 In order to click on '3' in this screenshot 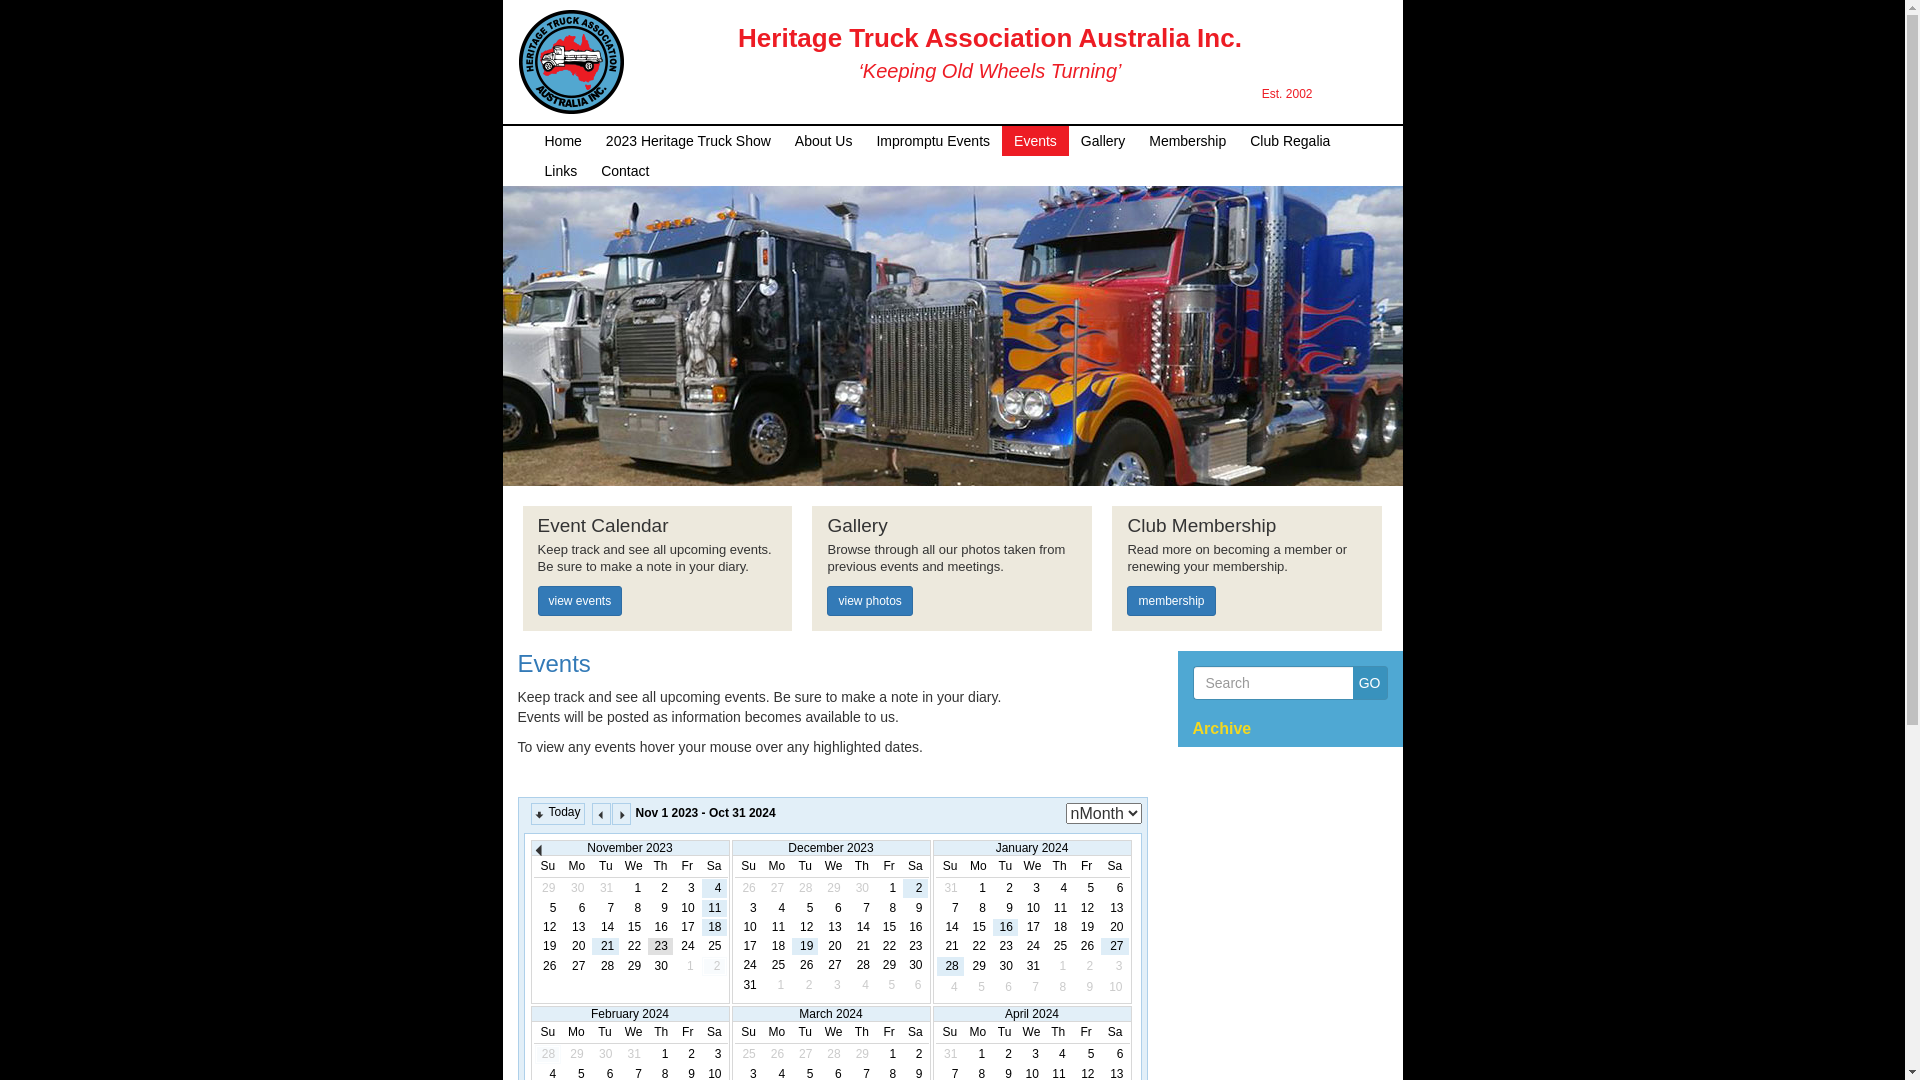, I will do `click(747, 908)`.